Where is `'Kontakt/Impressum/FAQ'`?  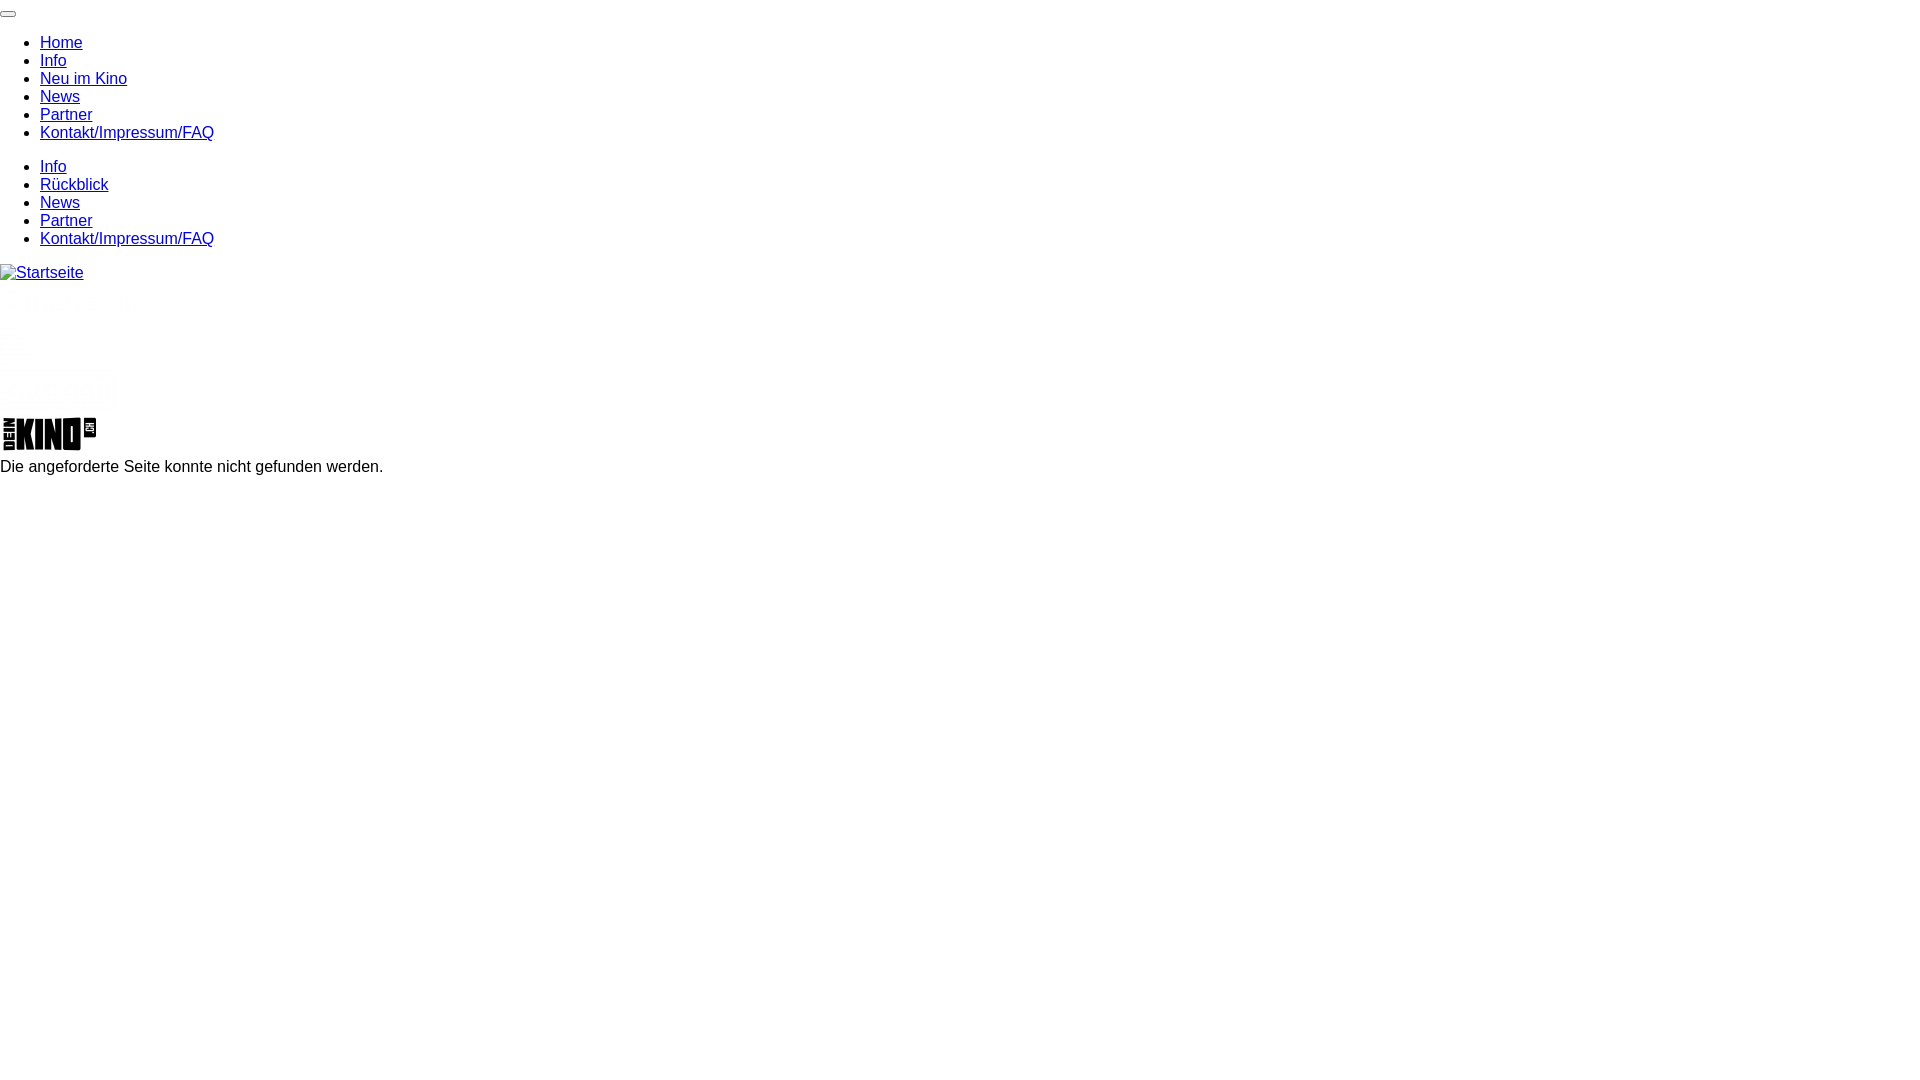 'Kontakt/Impressum/FAQ' is located at coordinates (125, 132).